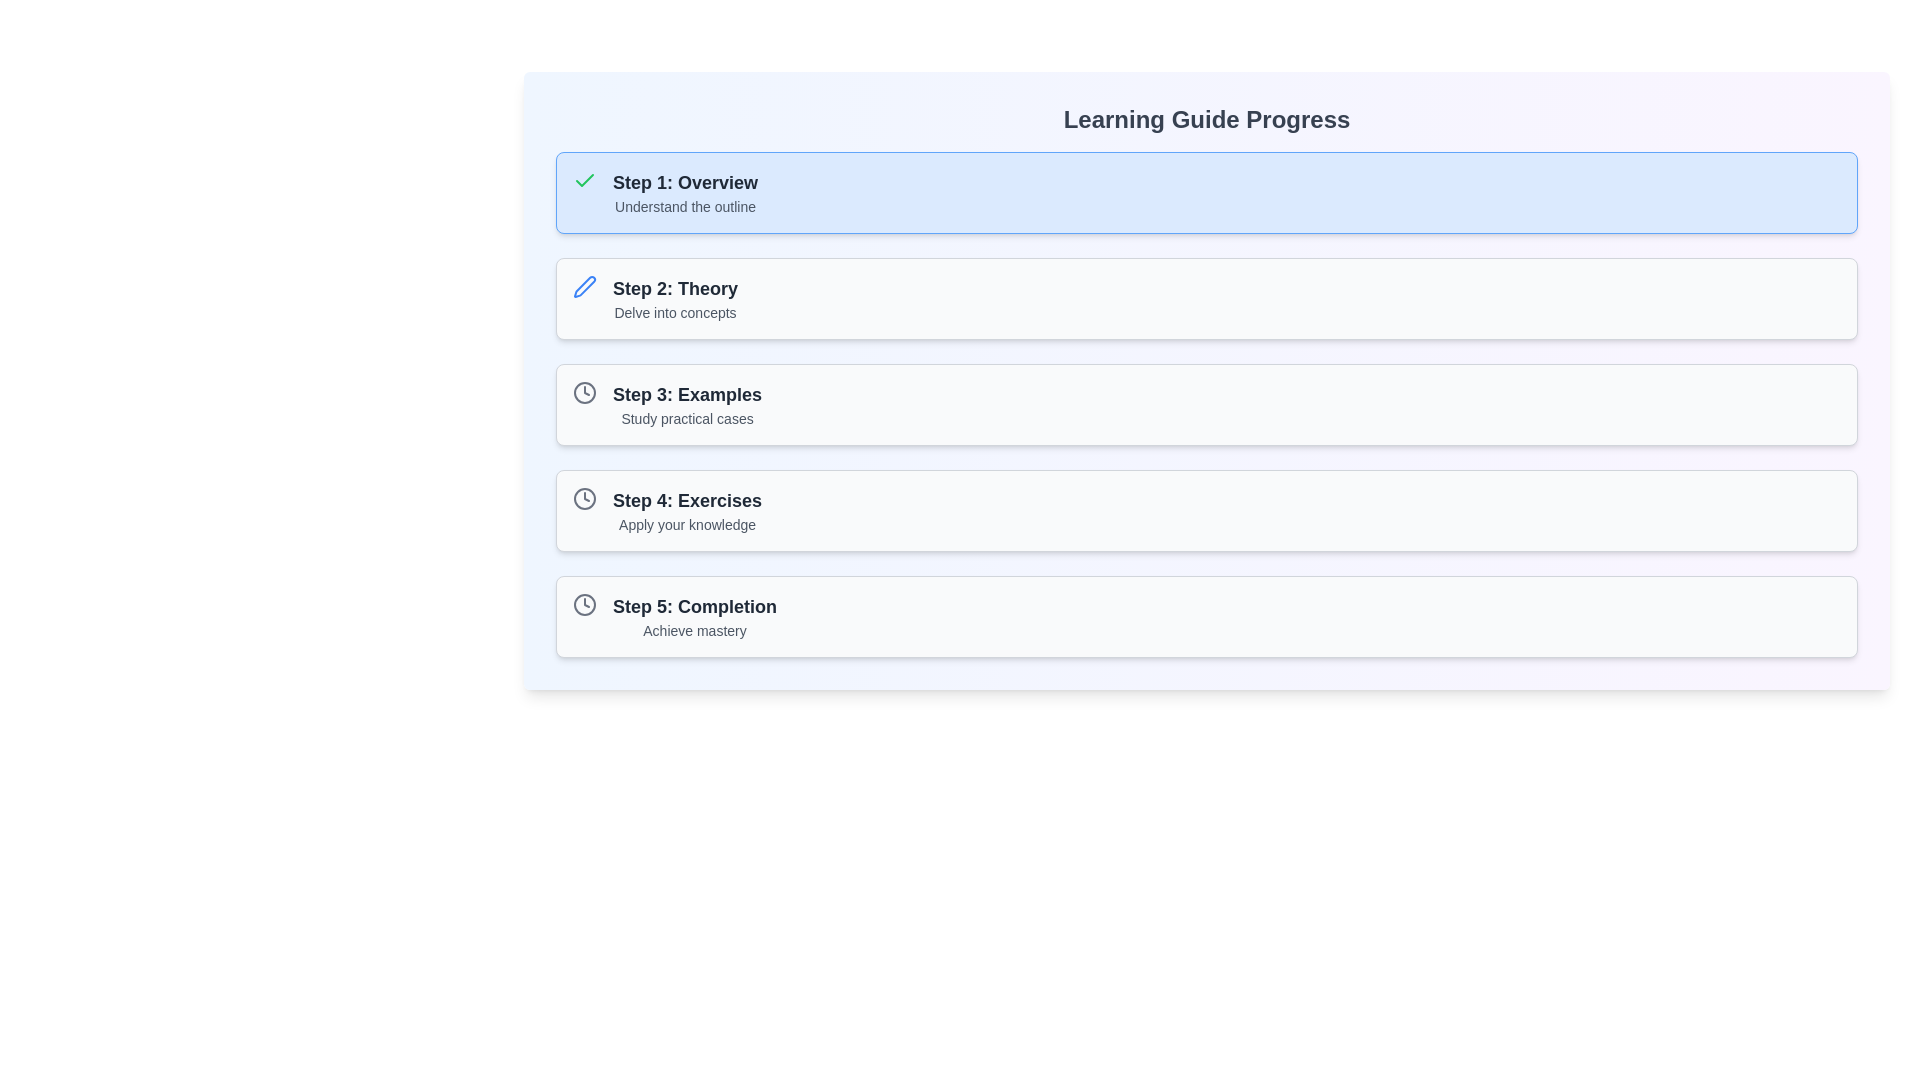 The width and height of the screenshot is (1920, 1080). I want to click on the text component displaying the phrase 'Study practical cases', which is located directly below the header 'Step 3: Examples' within the third step card, so click(687, 418).